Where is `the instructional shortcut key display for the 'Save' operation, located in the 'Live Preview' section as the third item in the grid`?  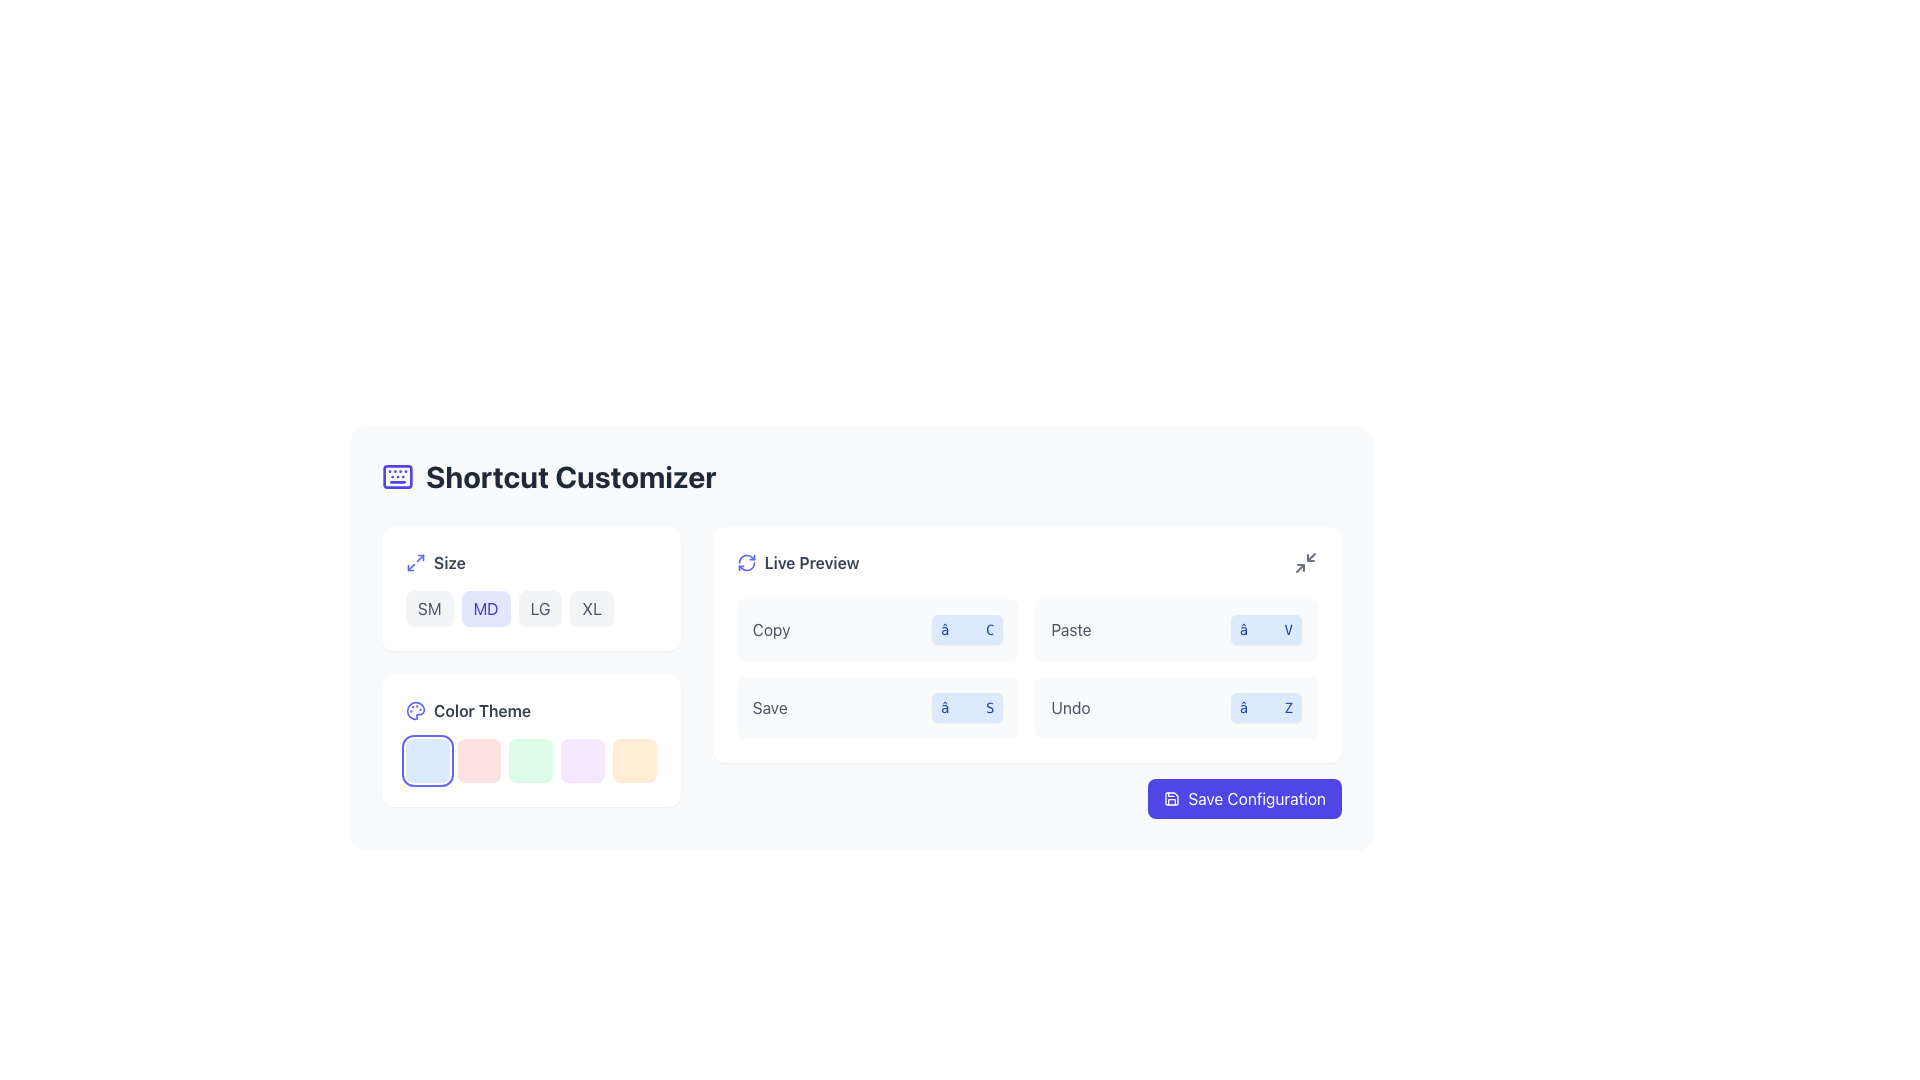
the instructional shortcut key display for the 'Save' operation, located in the 'Live Preview' section as the third item in the grid is located at coordinates (878, 707).